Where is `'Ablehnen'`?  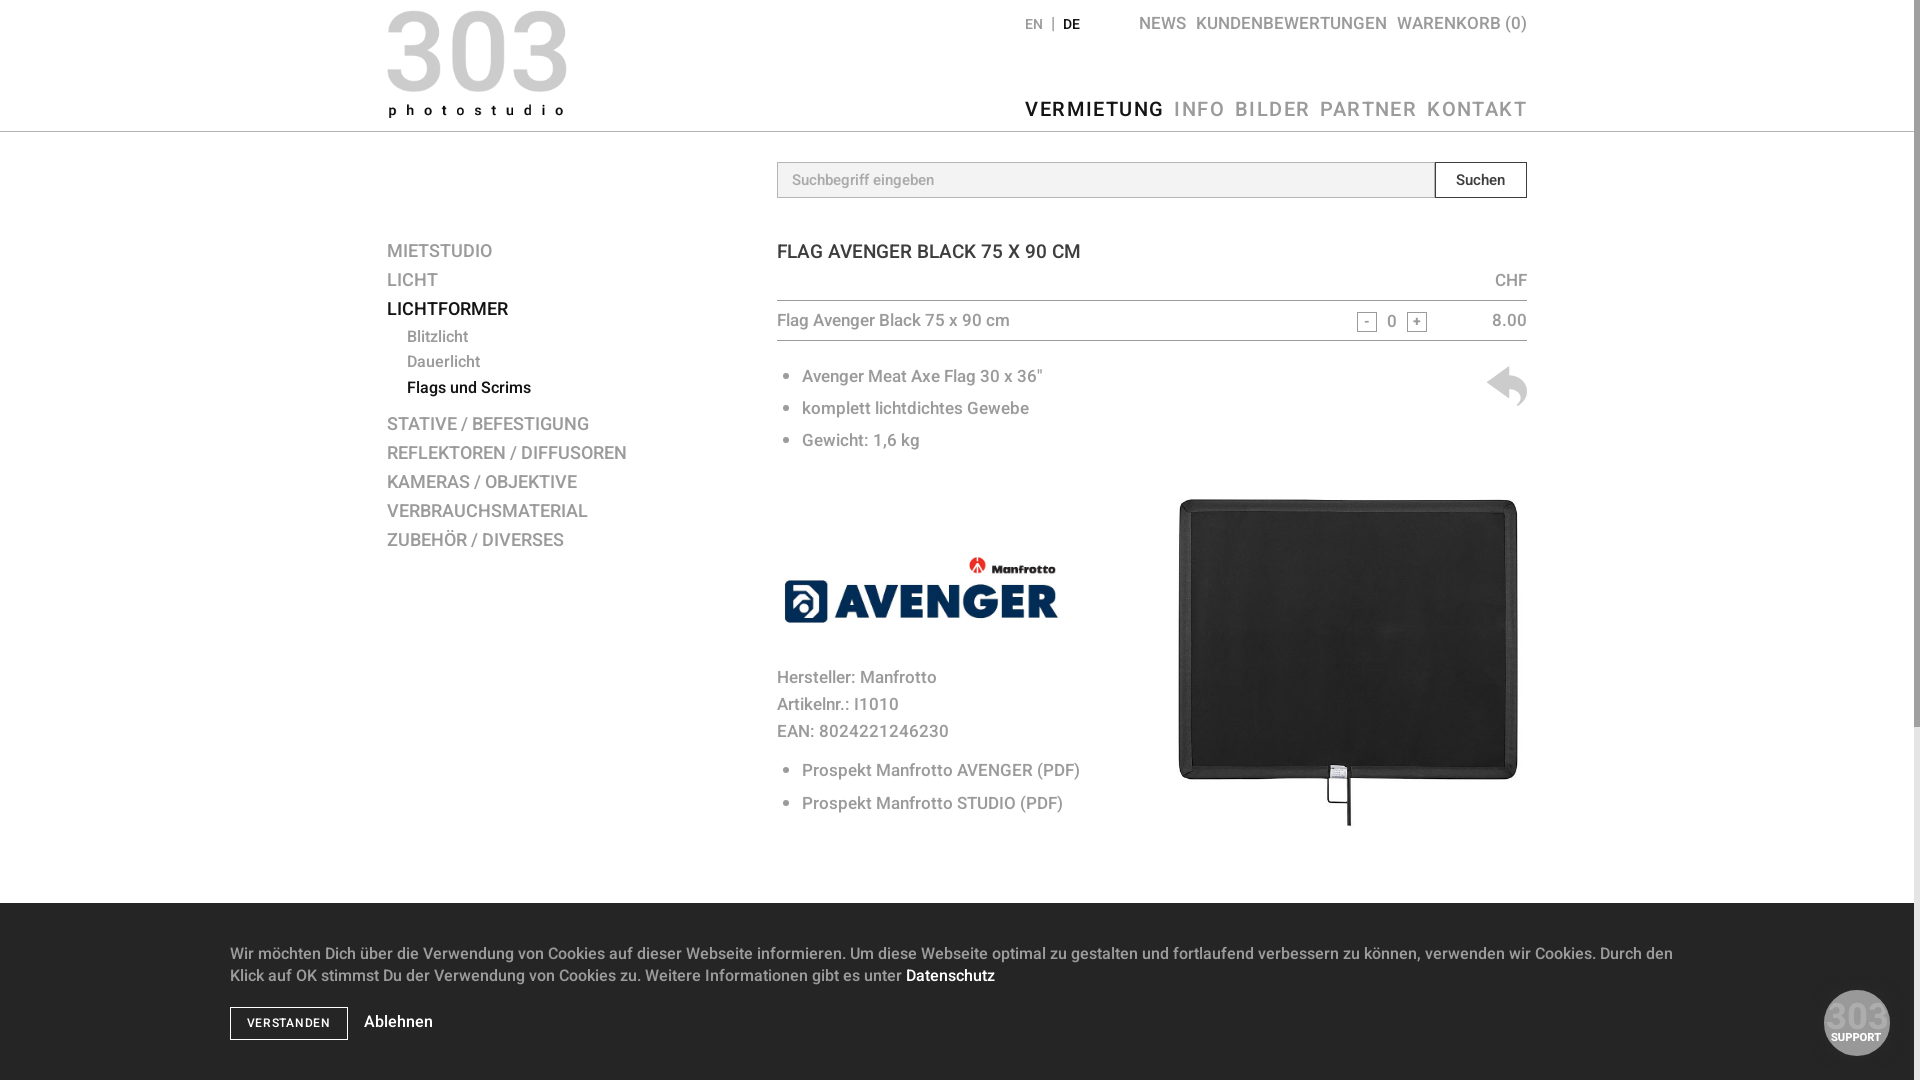
'Ablehnen' is located at coordinates (398, 1022).